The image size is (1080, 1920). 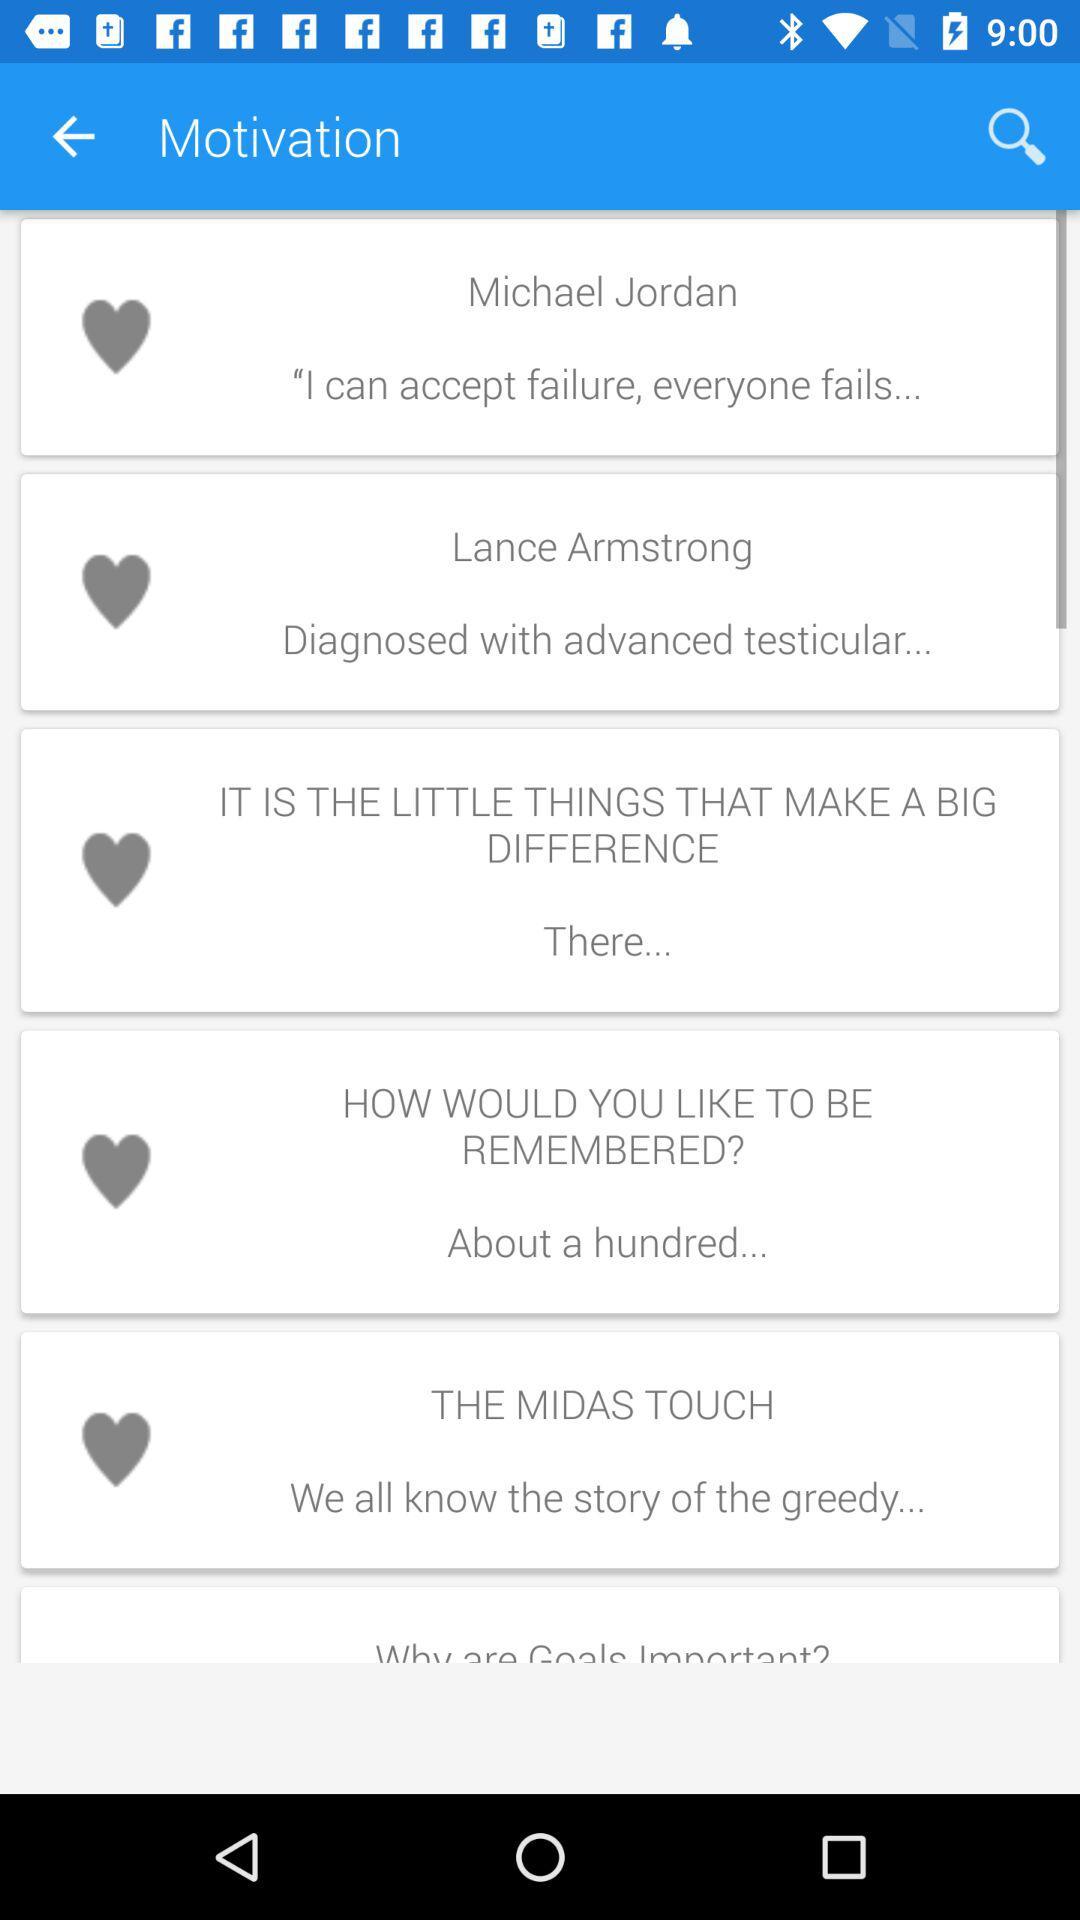 What do you see at coordinates (606, 1640) in the screenshot?
I see `the why are goals icon` at bounding box center [606, 1640].